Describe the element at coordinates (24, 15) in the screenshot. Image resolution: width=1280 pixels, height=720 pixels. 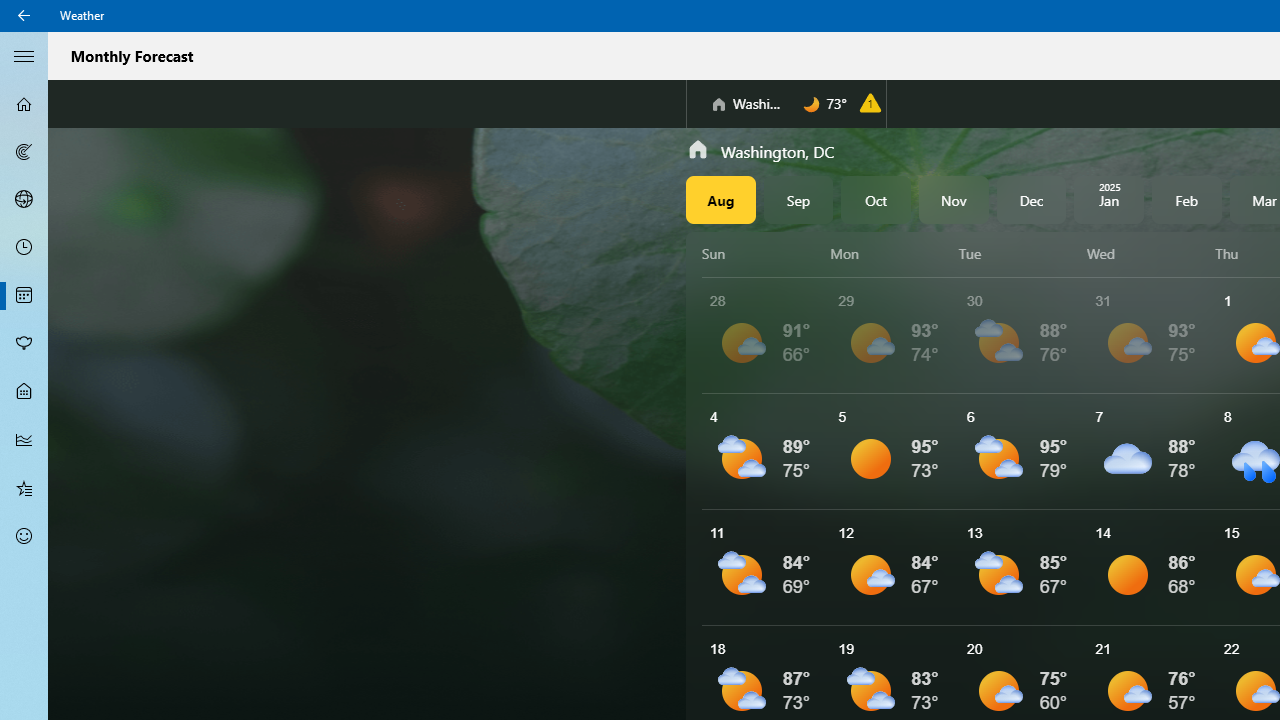
I see `'Back'` at that location.